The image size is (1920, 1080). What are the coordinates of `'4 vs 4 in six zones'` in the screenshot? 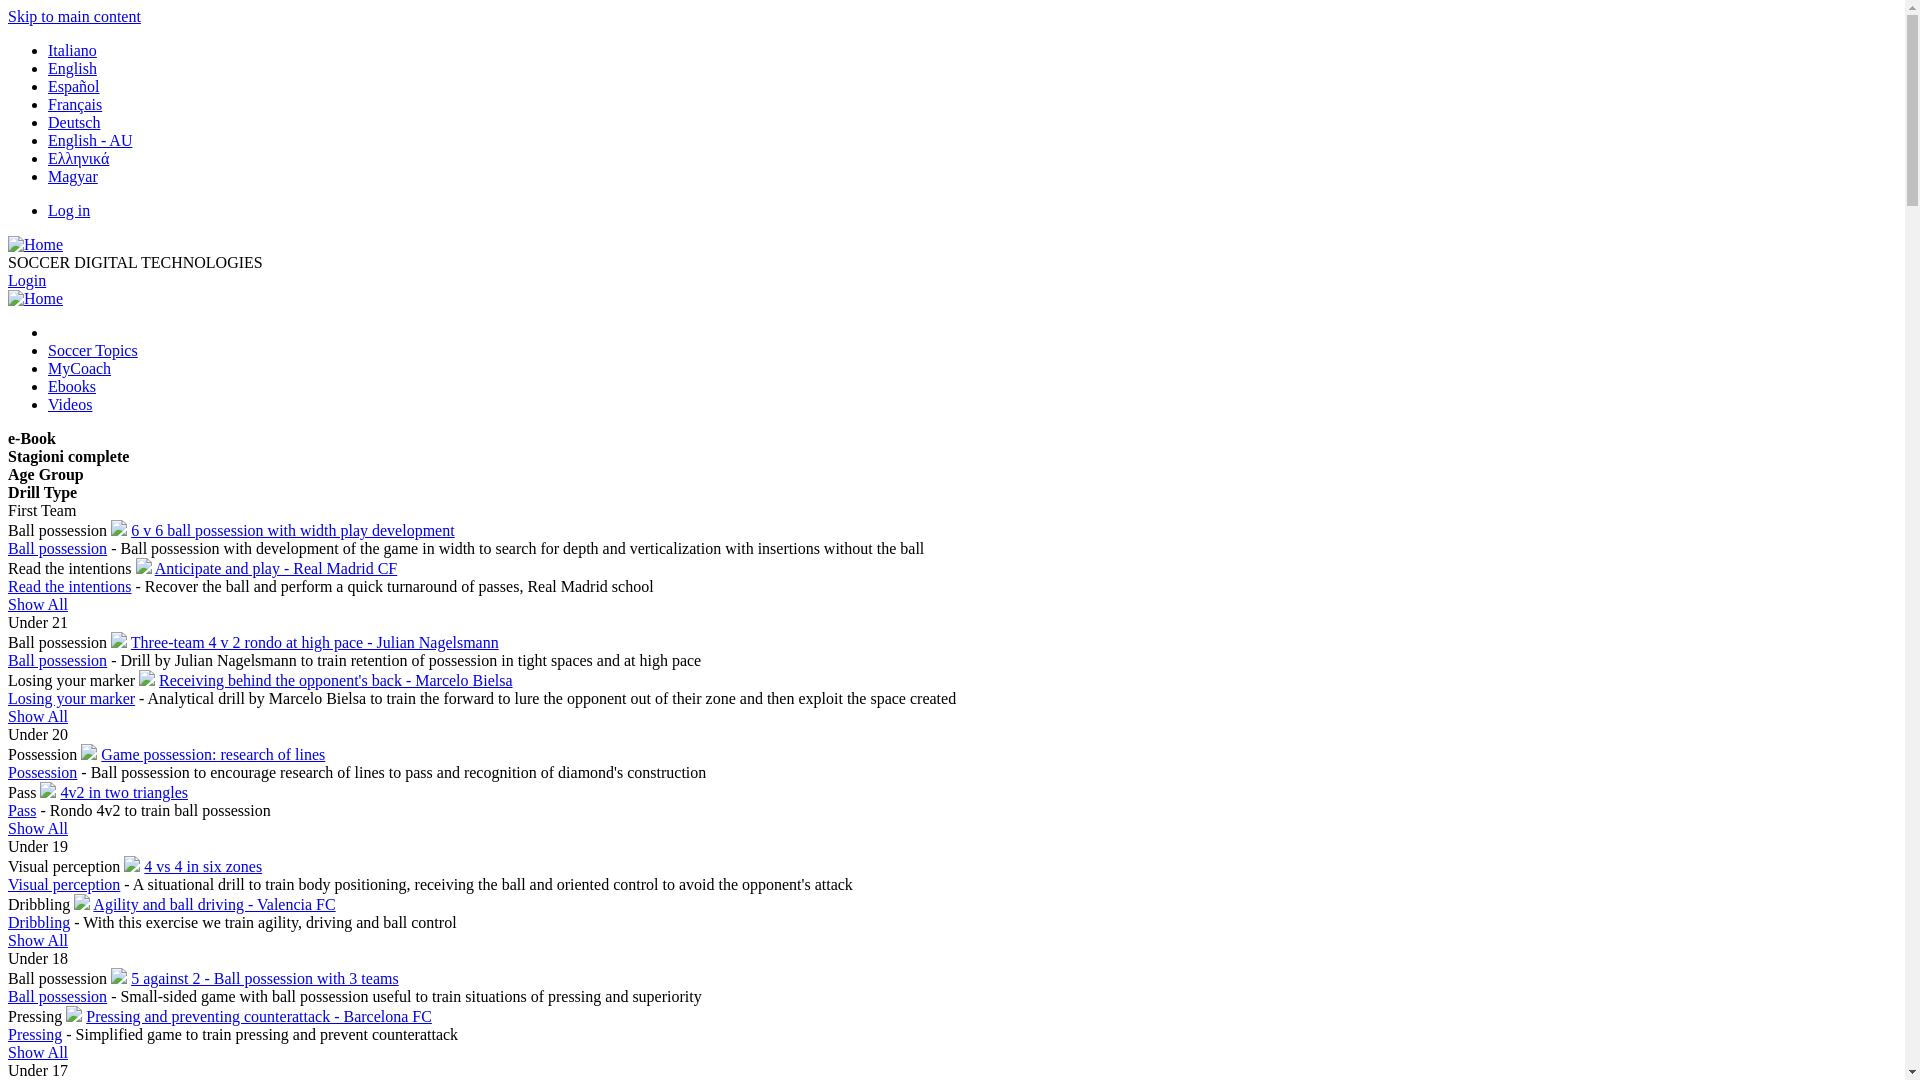 It's located at (202, 865).